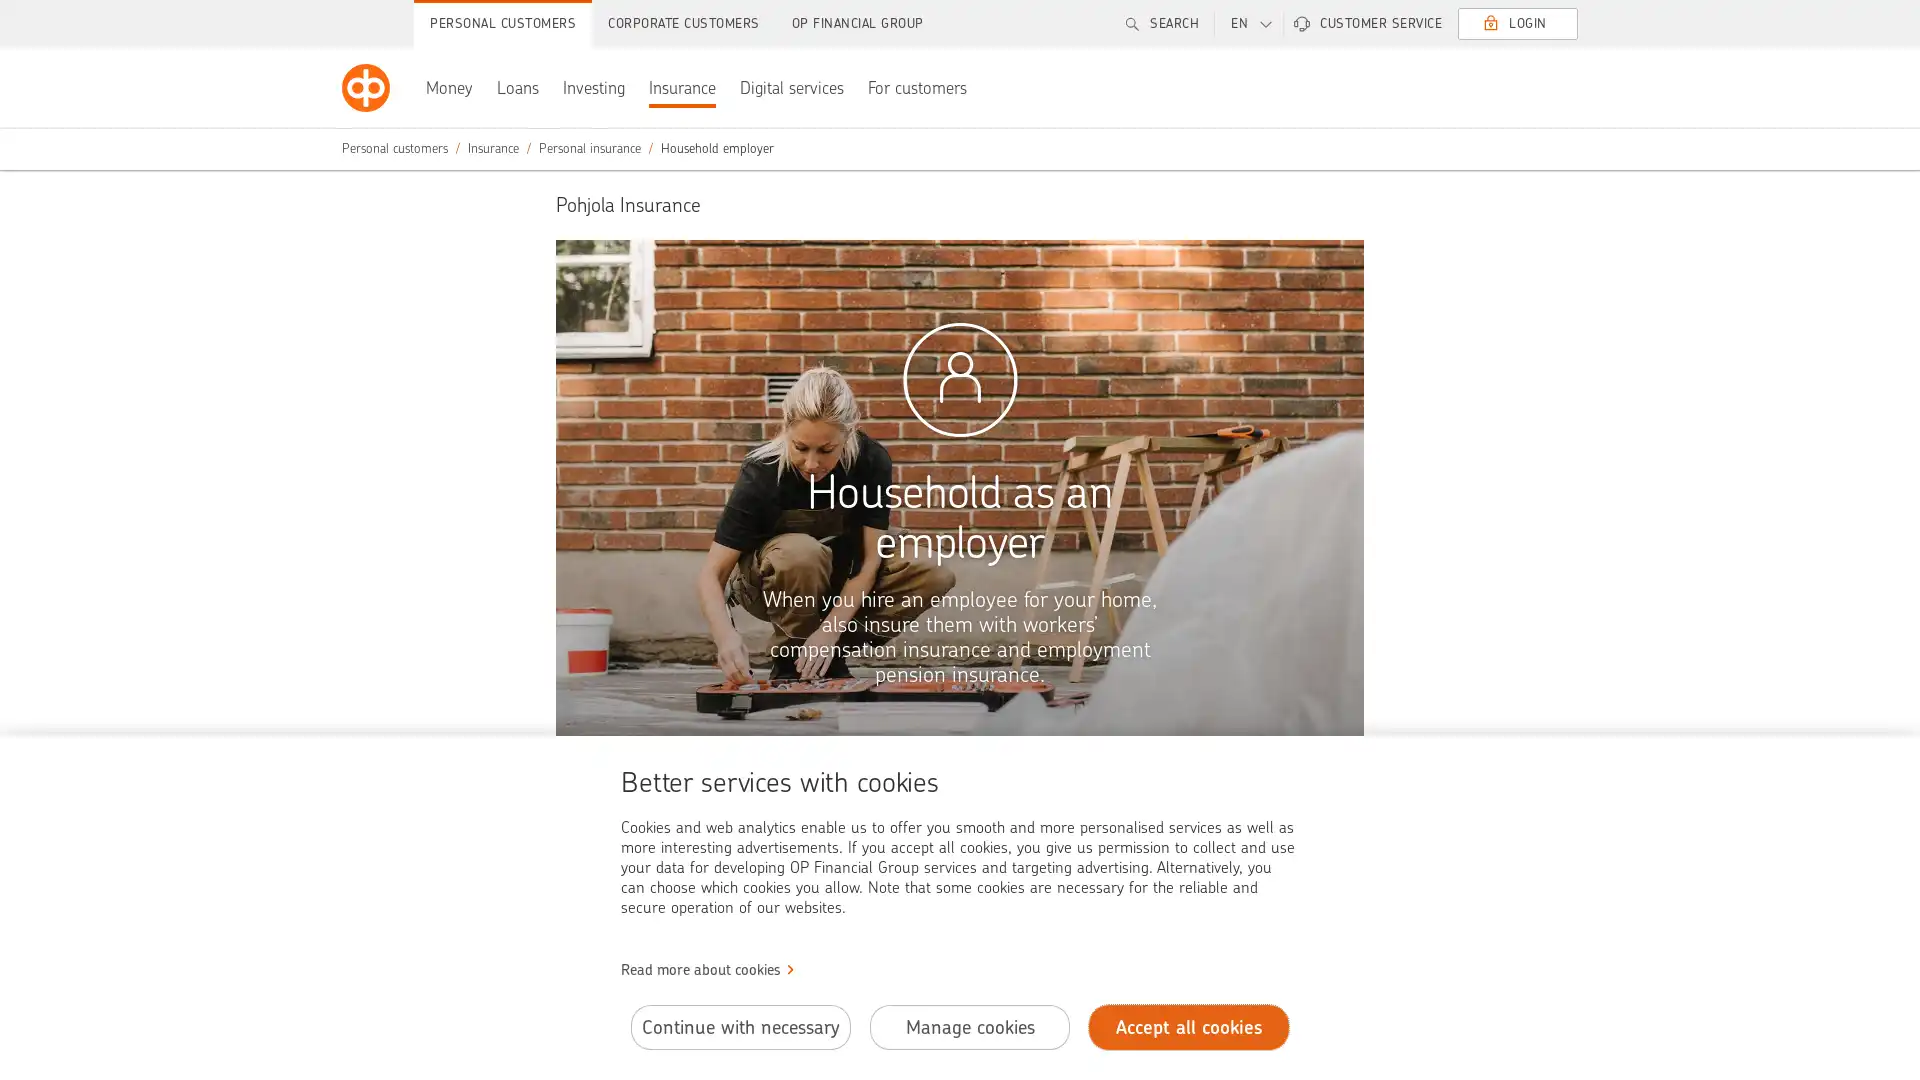 This screenshot has width=1920, height=1080. What do you see at coordinates (738, 1027) in the screenshot?
I see `Continue with necessary cookies.` at bounding box center [738, 1027].